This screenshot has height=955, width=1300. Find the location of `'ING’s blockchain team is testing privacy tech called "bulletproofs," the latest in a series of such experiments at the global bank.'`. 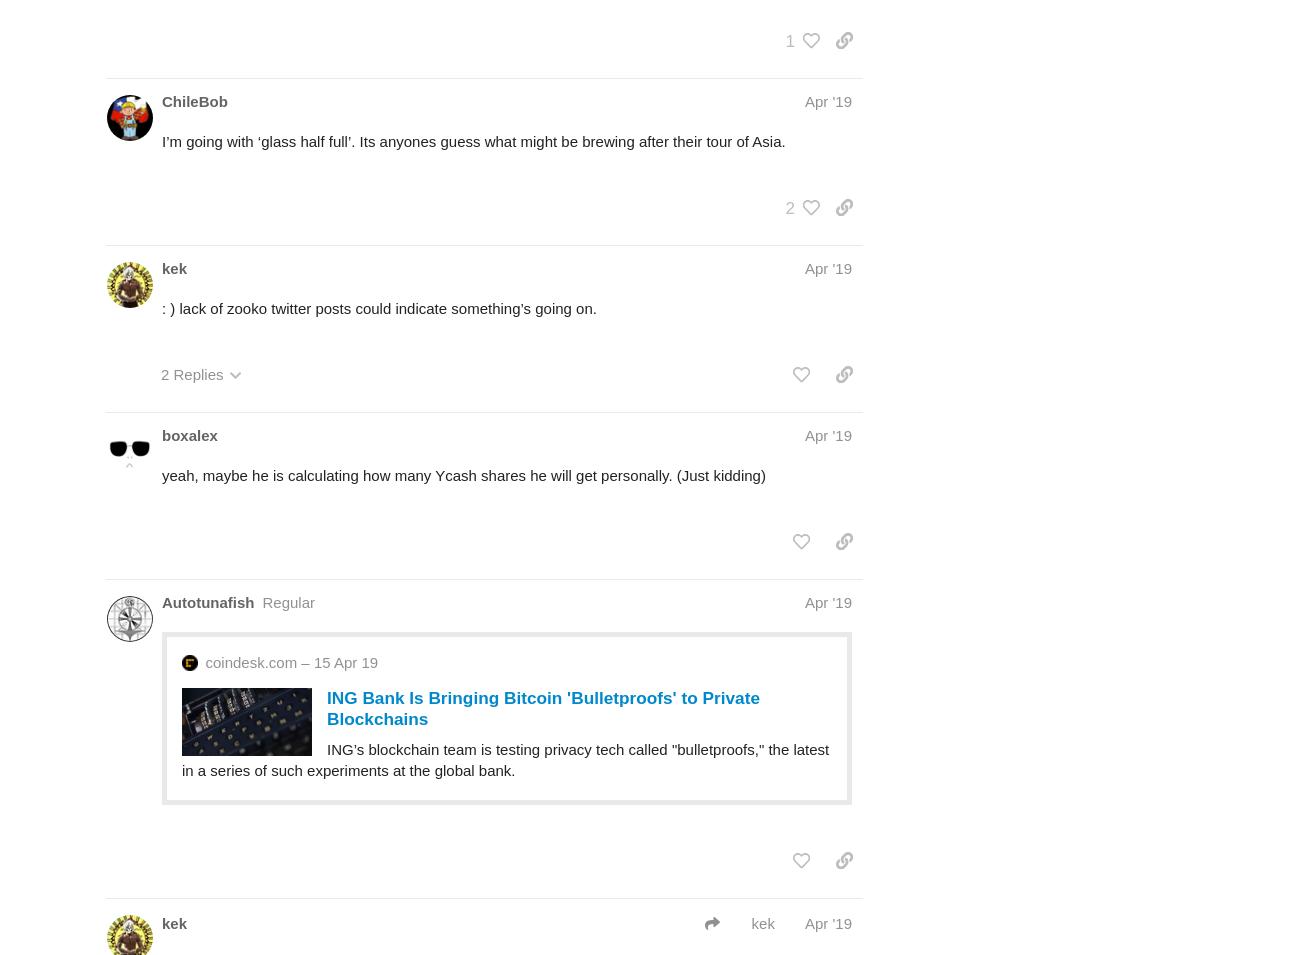

'ING’s blockchain team is testing privacy tech called "bulletproofs," the latest in a series of such experiments at the global bank.' is located at coordinates (505, 758).